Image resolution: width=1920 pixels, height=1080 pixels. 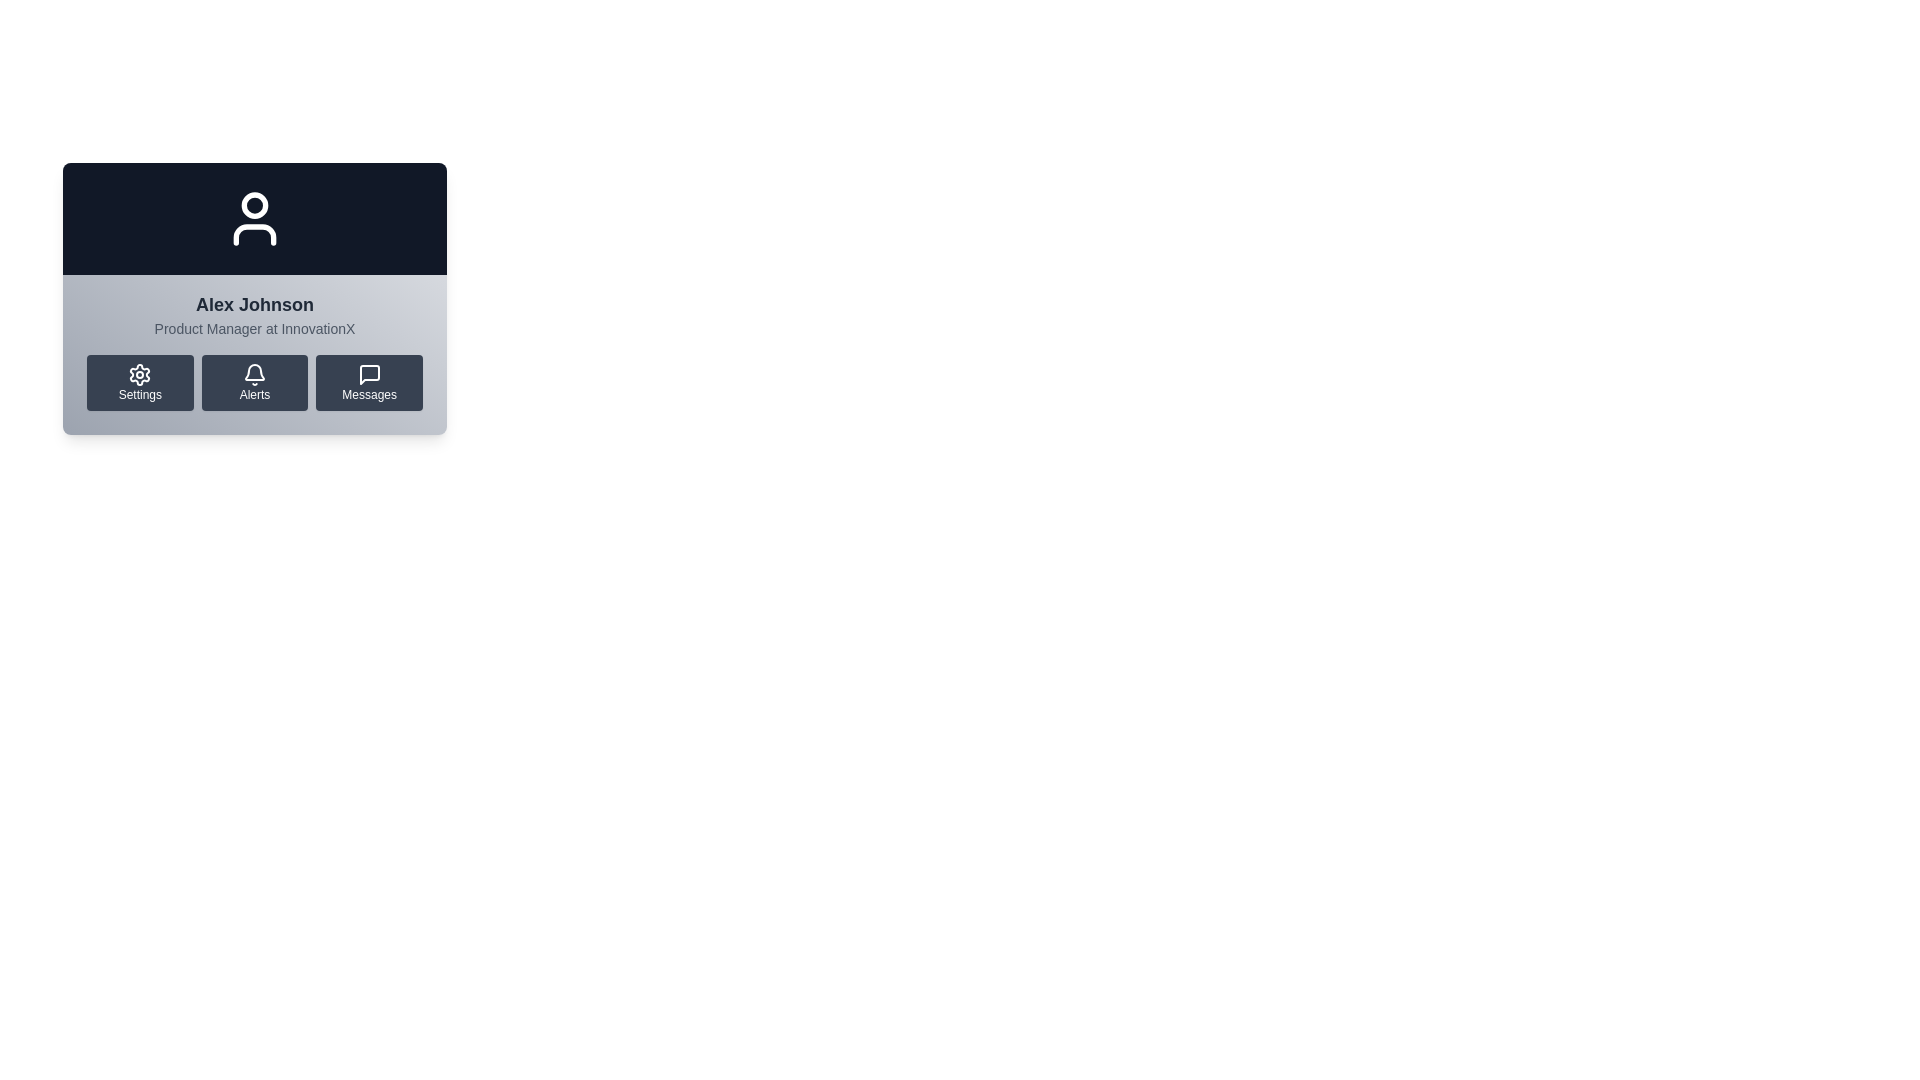 I want to click on the text label that reads 'Product Manager at InnovationX', which is styled with a small font size and gray color, positioned below 'Alex Johnson', so click(x=253, y=327).